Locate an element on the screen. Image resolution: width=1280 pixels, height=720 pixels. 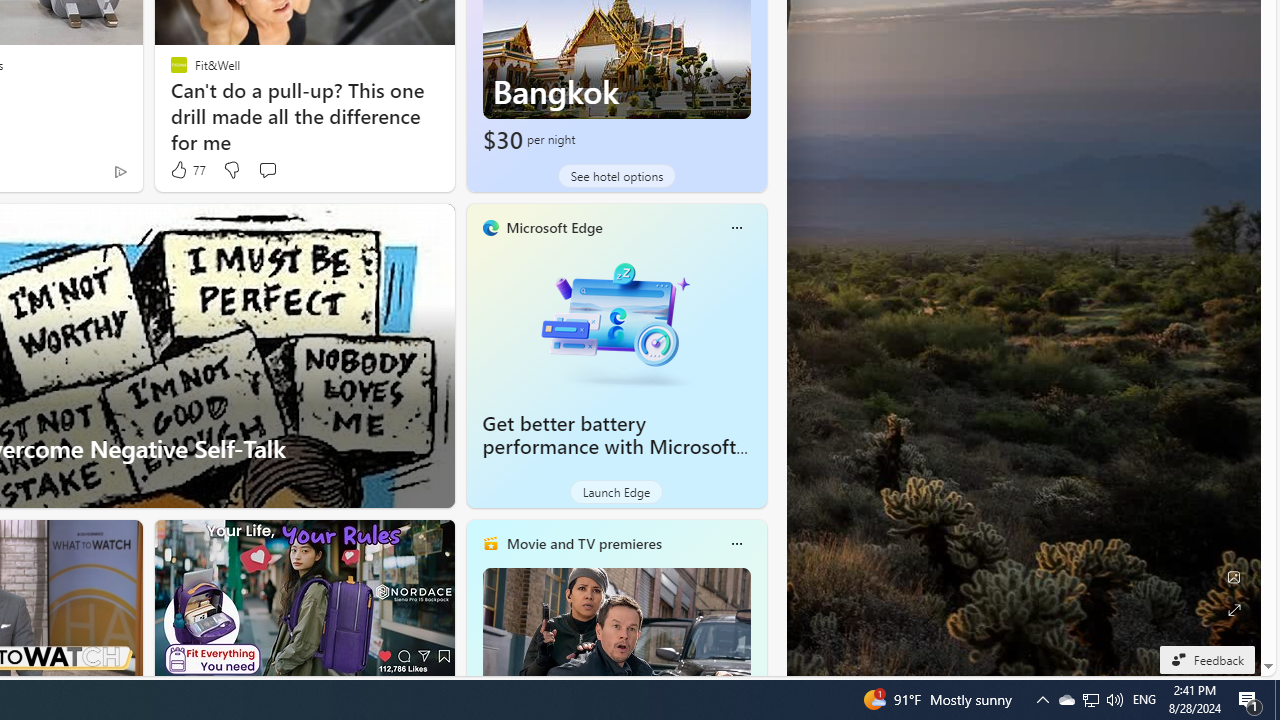
'Launch Edge' is located at coordinates (615, 492).